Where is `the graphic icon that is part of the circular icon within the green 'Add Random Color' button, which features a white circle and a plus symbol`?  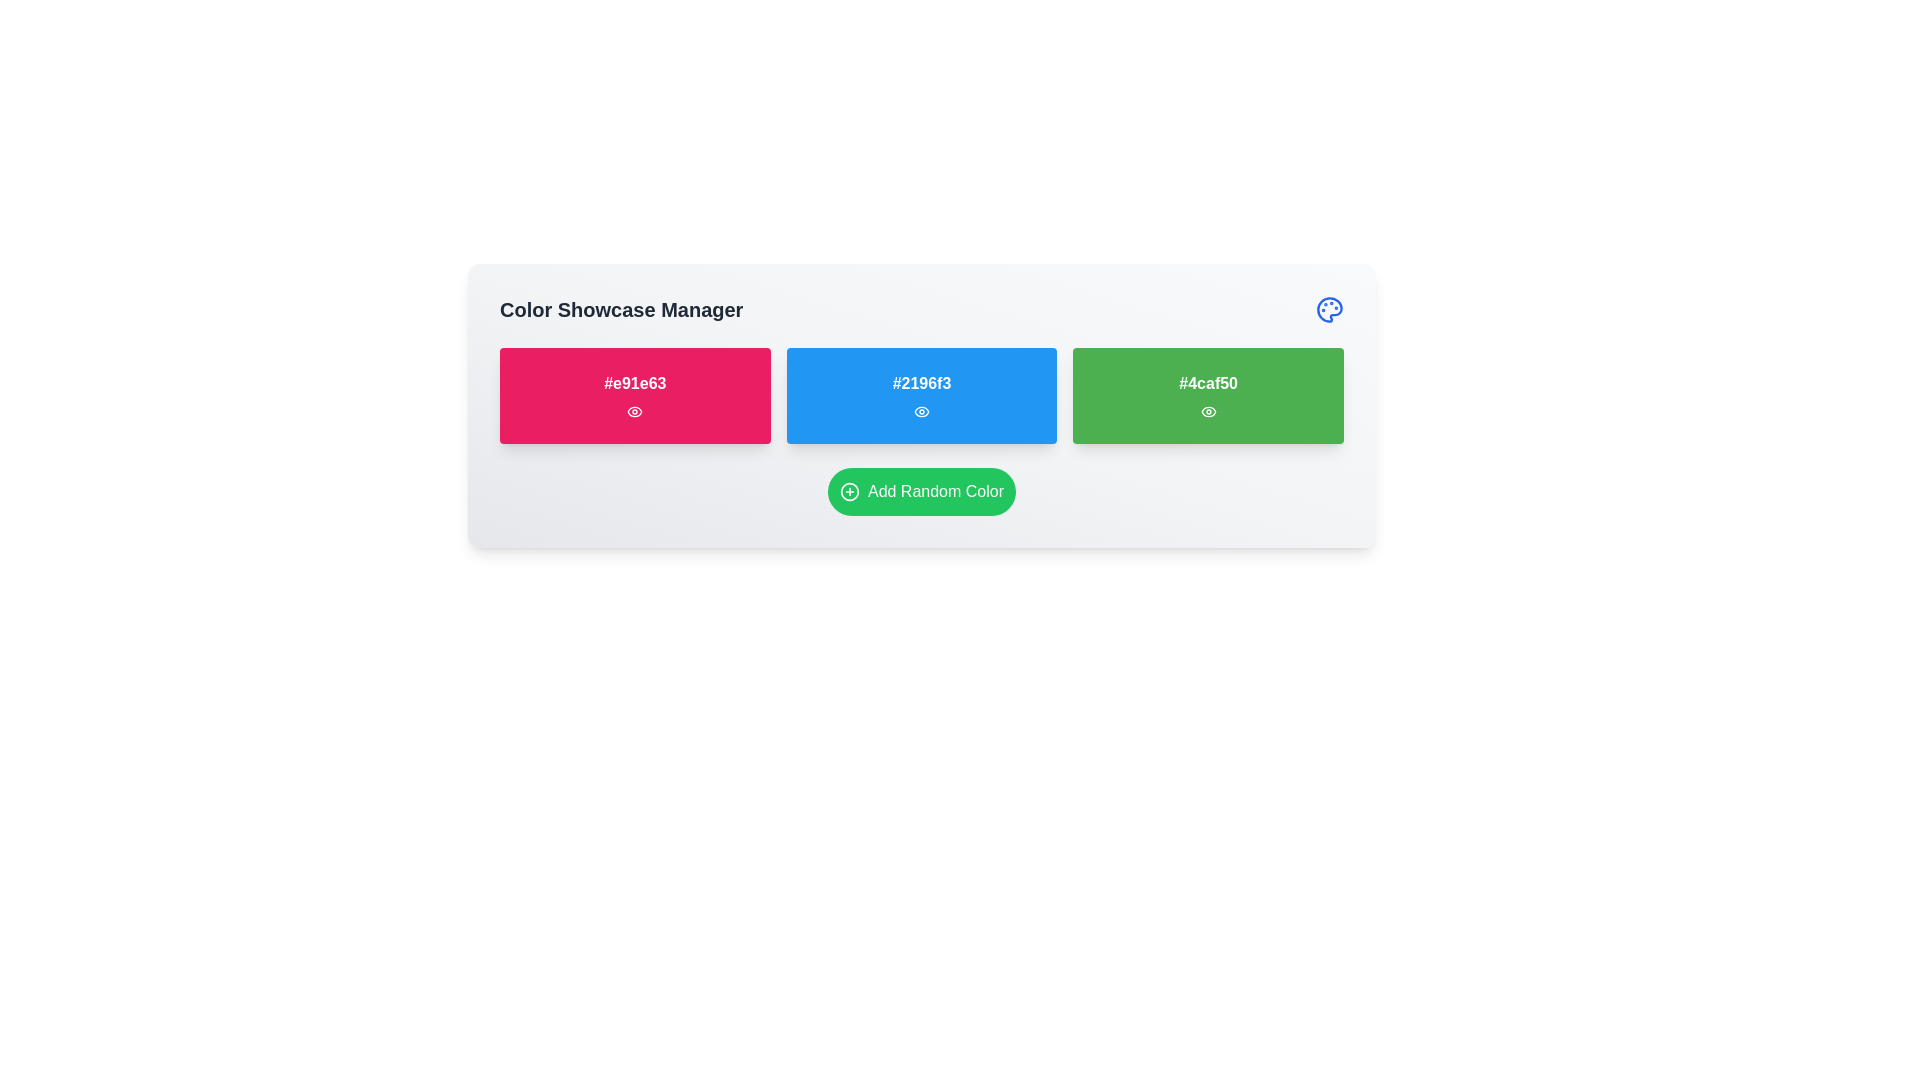 the graphic icon that is part of the circular icon within the green 'Add Random Color' button, which features a white circle and a plus symbol is located at coordinates (849, 492).